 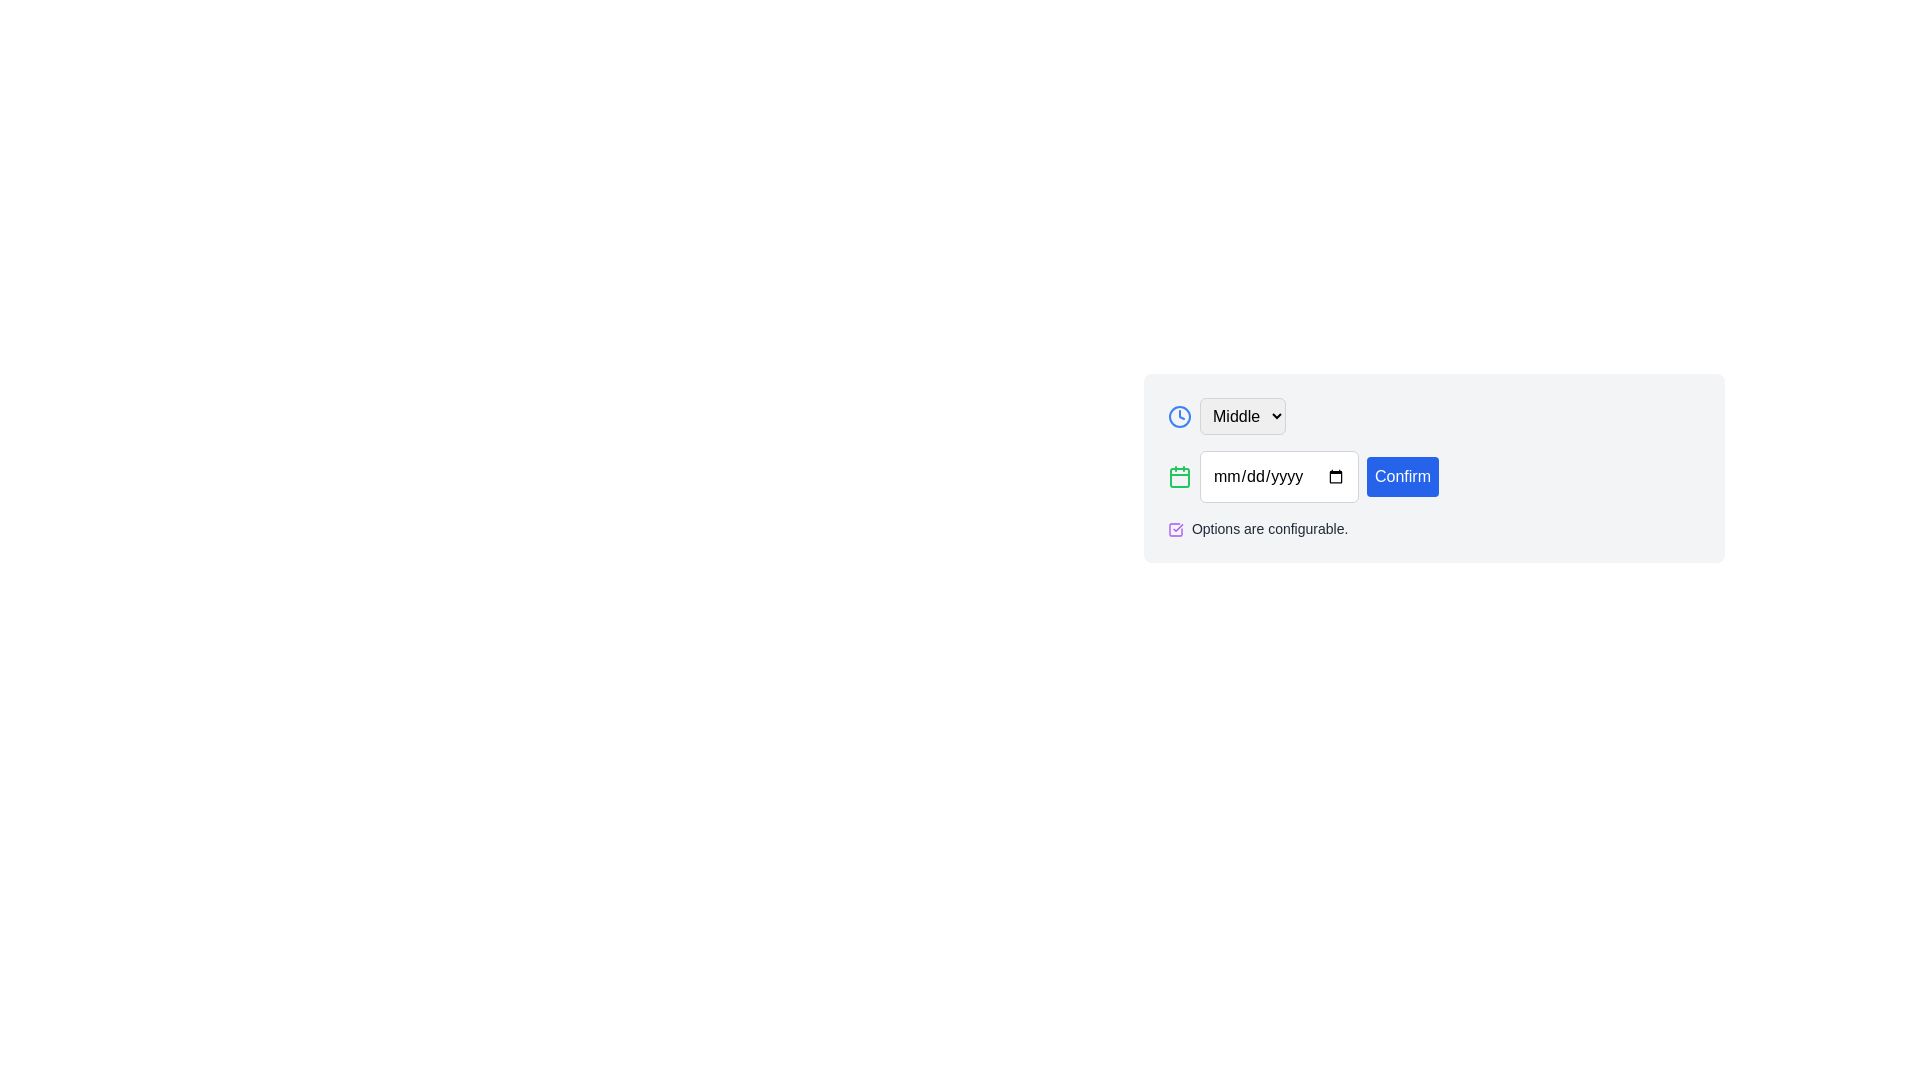 I want to click on the Dropdown menu located at the center of the horizontal grouping of icons and controls, positioned above a date input field and a confirmation button, so click(x=1242, y=415).